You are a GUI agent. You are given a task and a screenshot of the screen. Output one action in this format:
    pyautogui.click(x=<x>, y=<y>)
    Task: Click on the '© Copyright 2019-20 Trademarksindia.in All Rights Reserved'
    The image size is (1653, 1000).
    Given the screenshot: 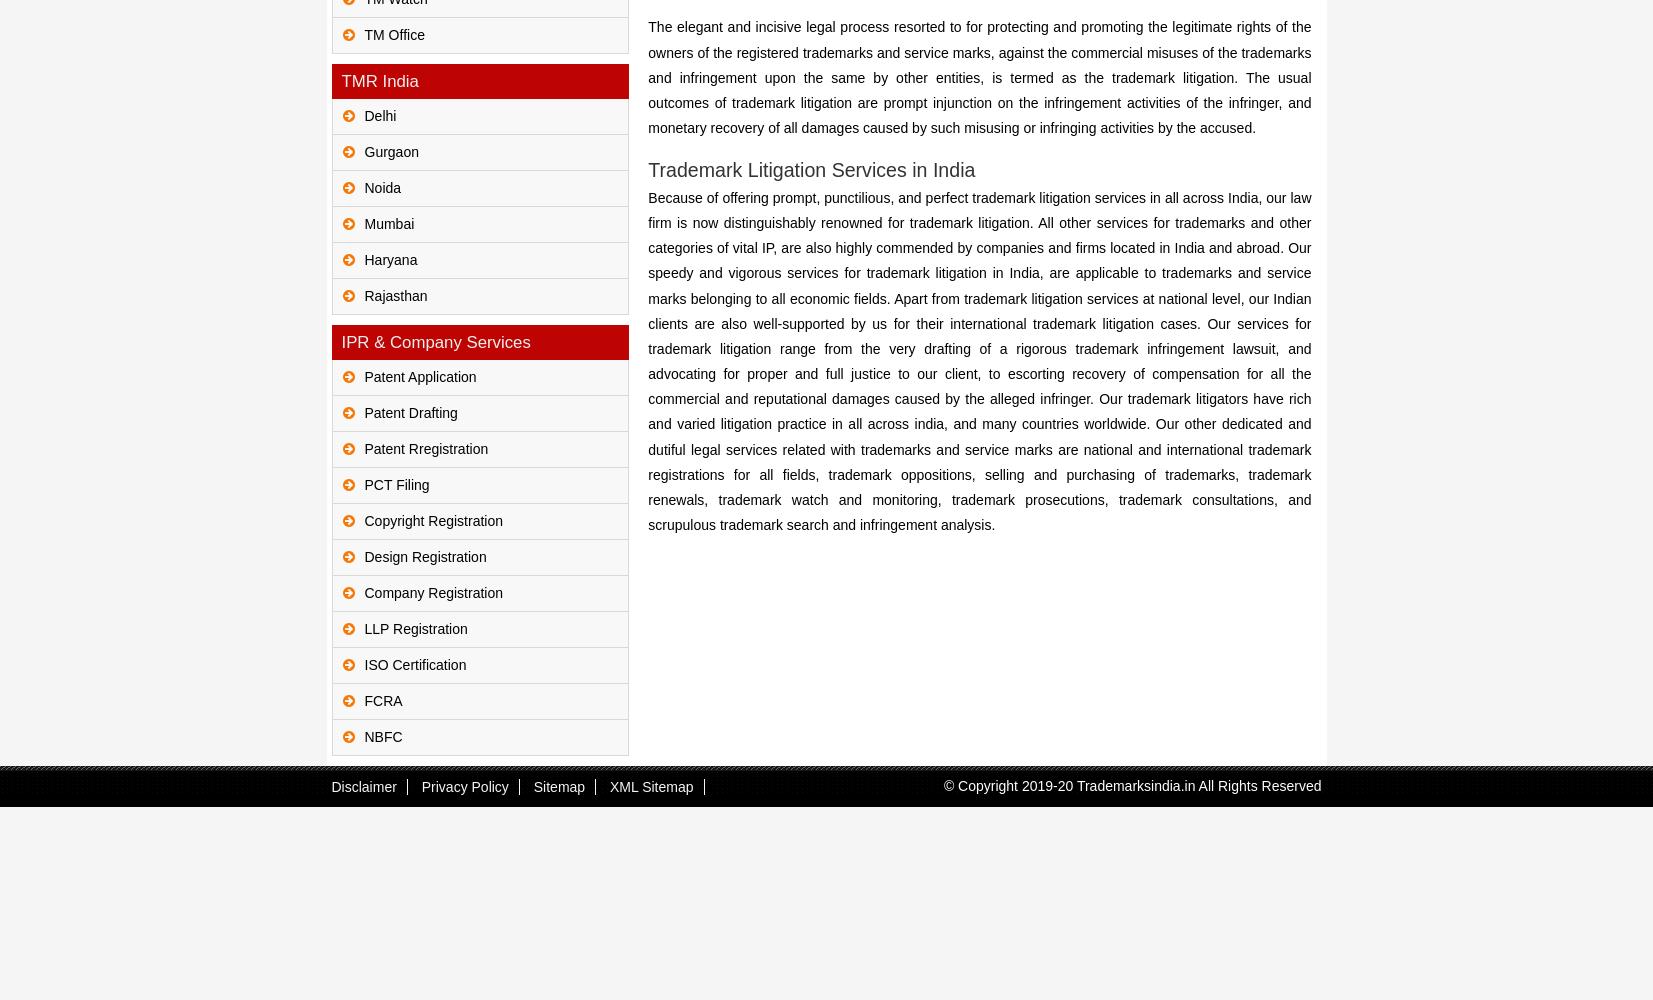 What is the action you would take?
    pyautogui.click(x=1131, y=786)
    